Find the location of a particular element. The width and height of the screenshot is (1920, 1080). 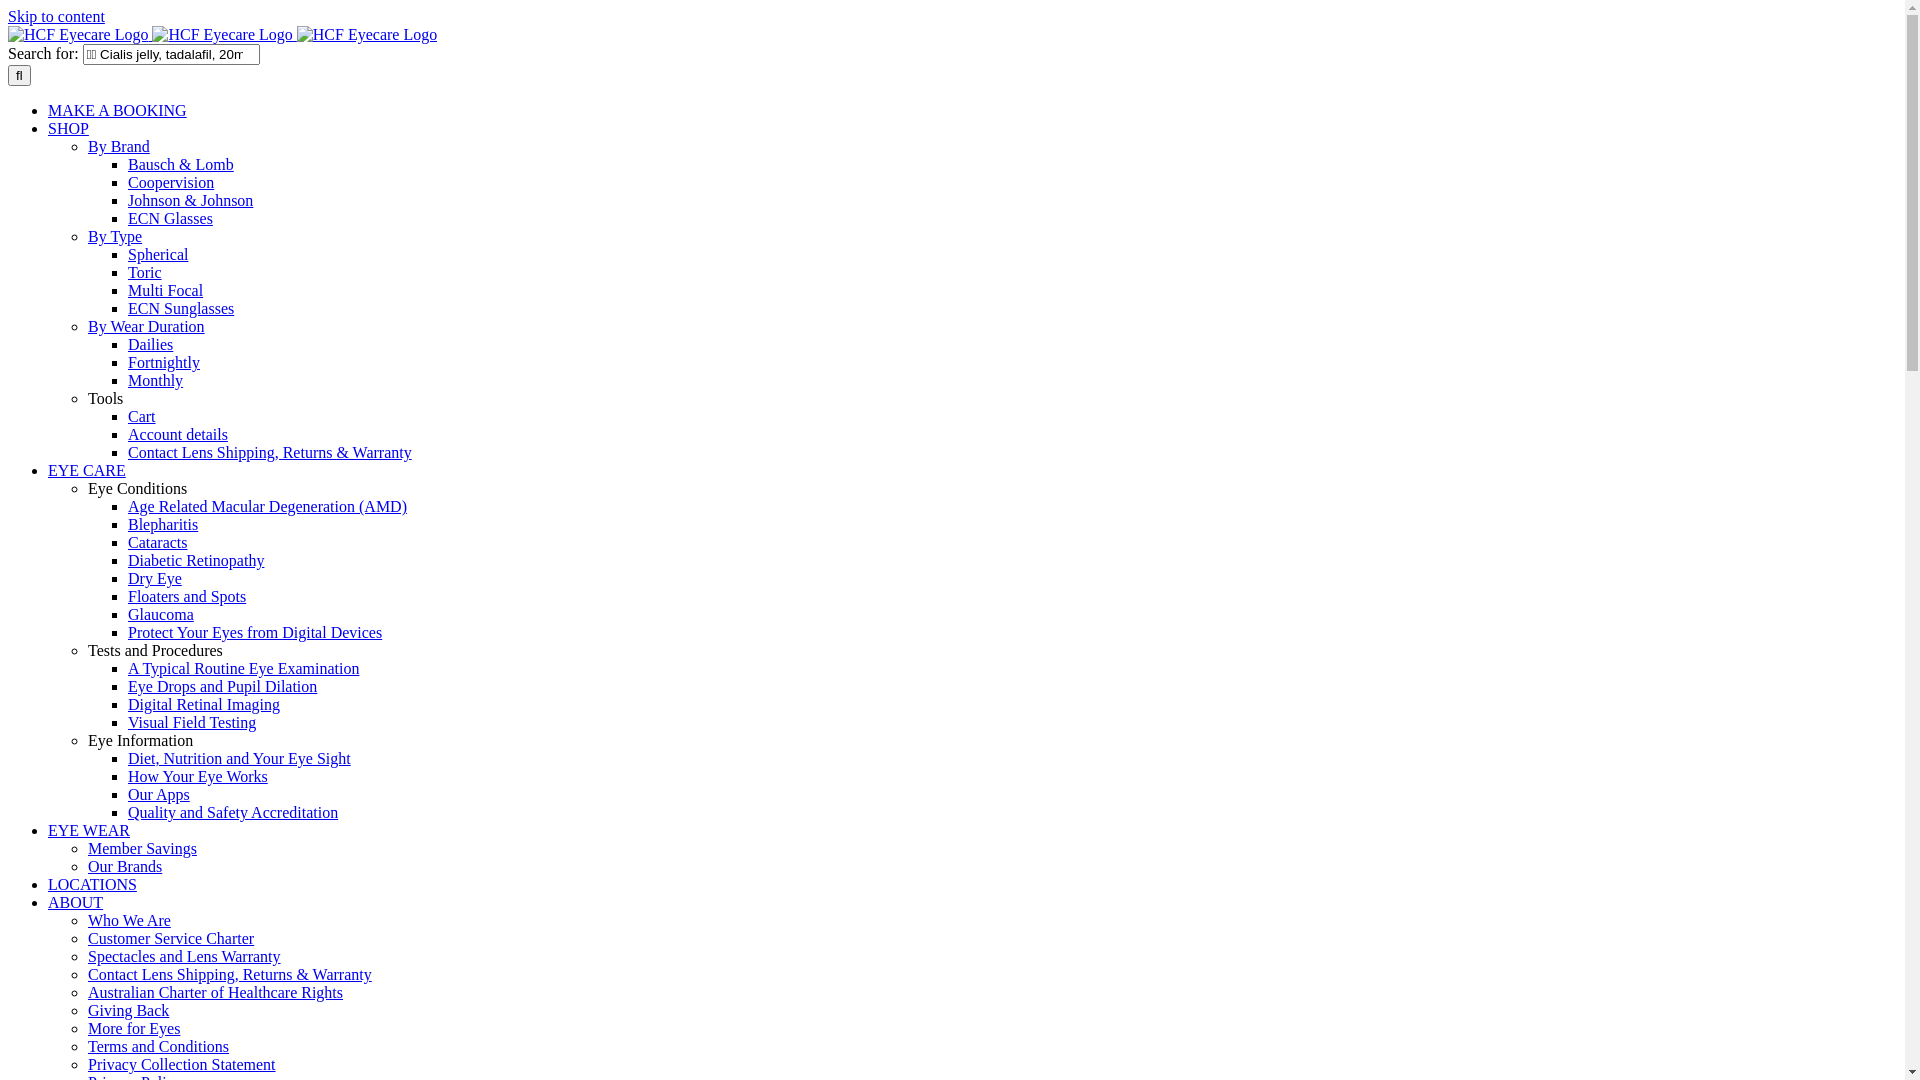

'Member Savings' is located at coordinates (141, 848).